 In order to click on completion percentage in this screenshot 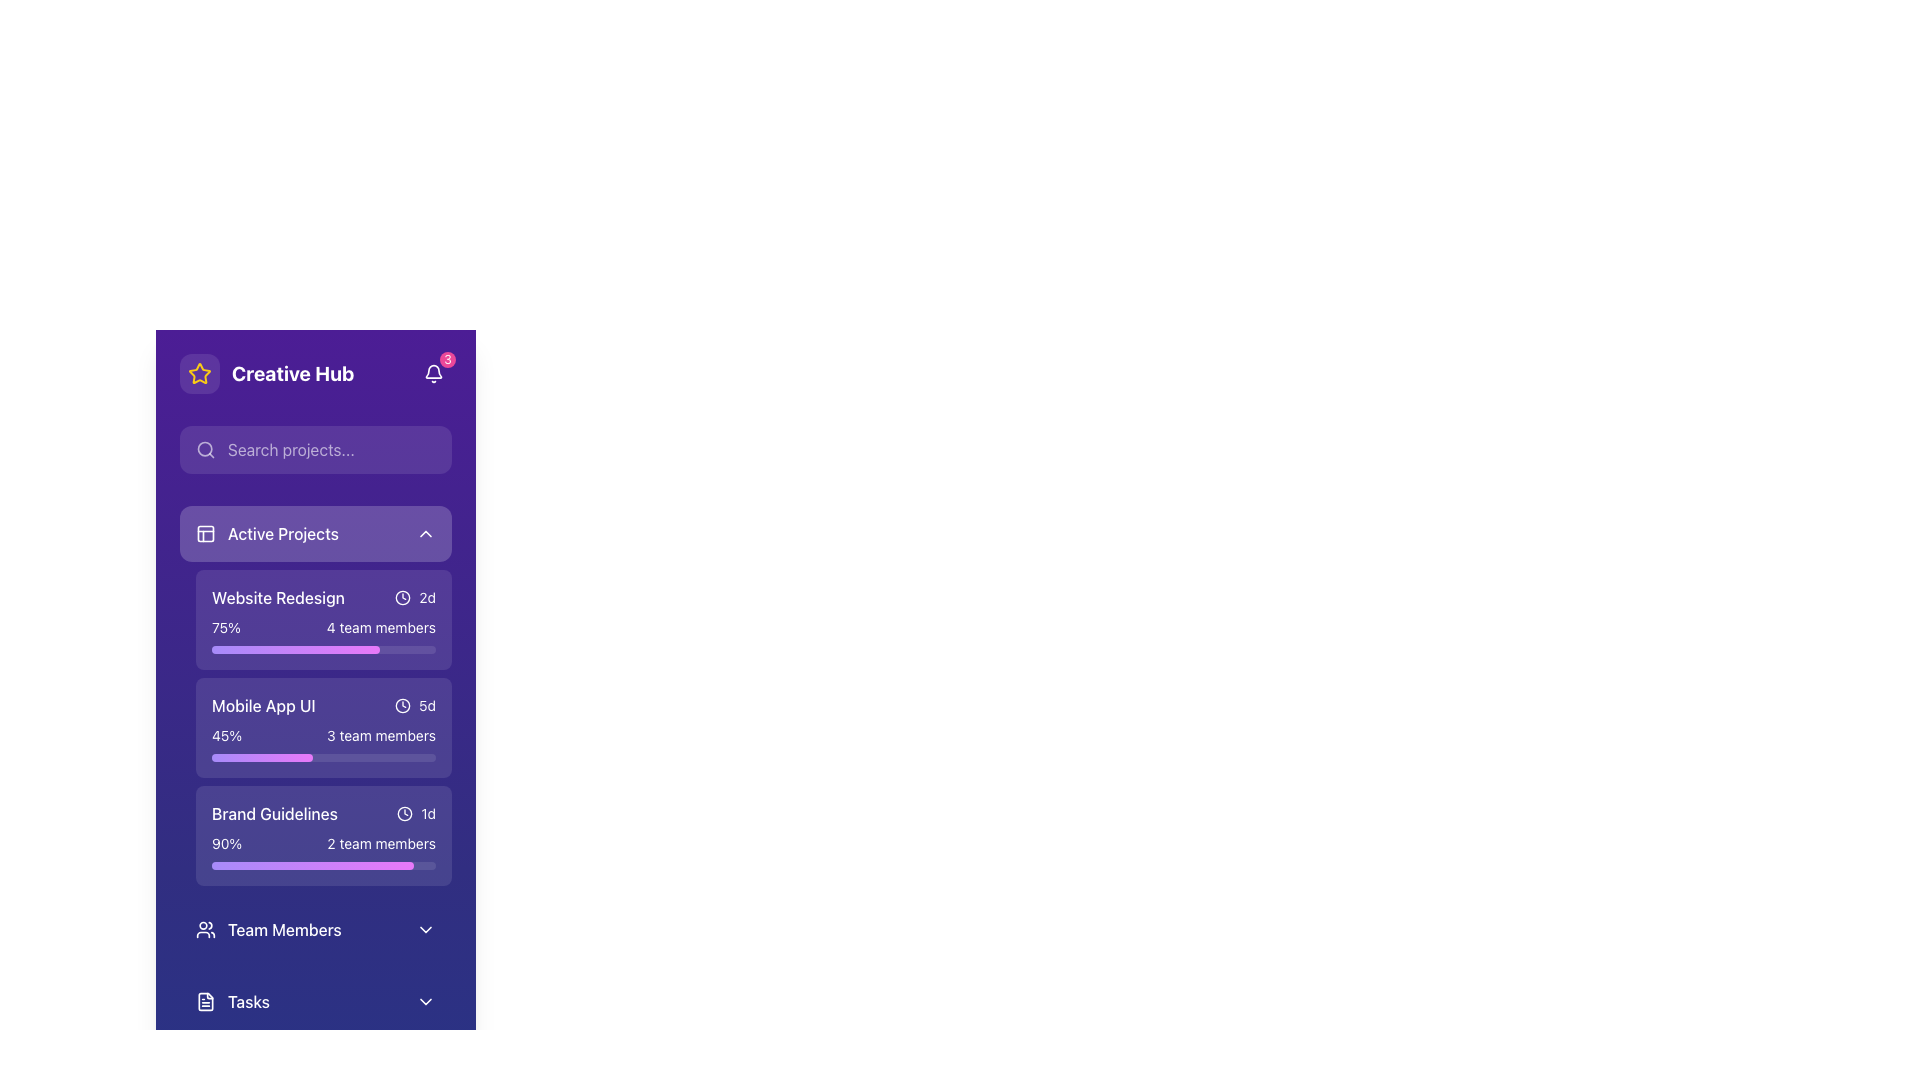, I will do `click(376, 650)`.